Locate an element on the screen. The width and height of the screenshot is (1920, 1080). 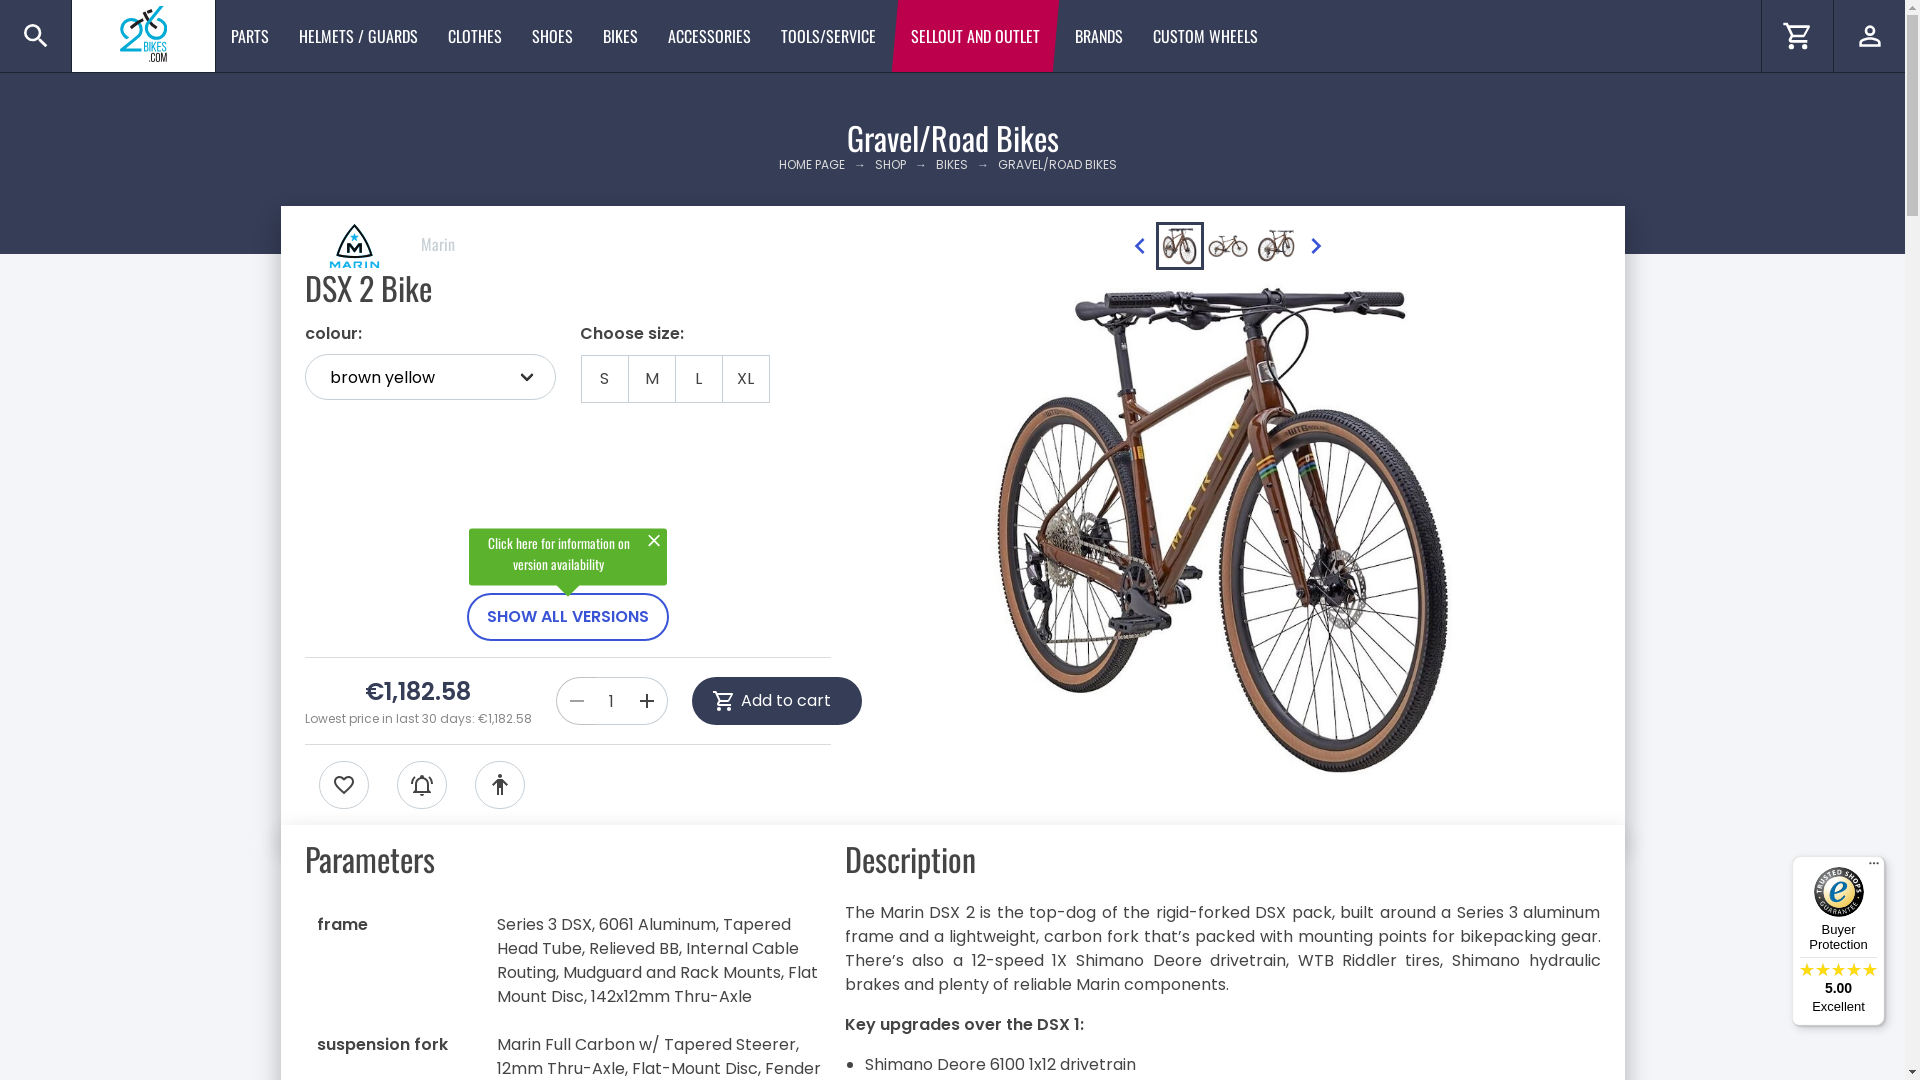
'GRAVEL/ROAD BIKES' is located at coordinates (1056, 164).